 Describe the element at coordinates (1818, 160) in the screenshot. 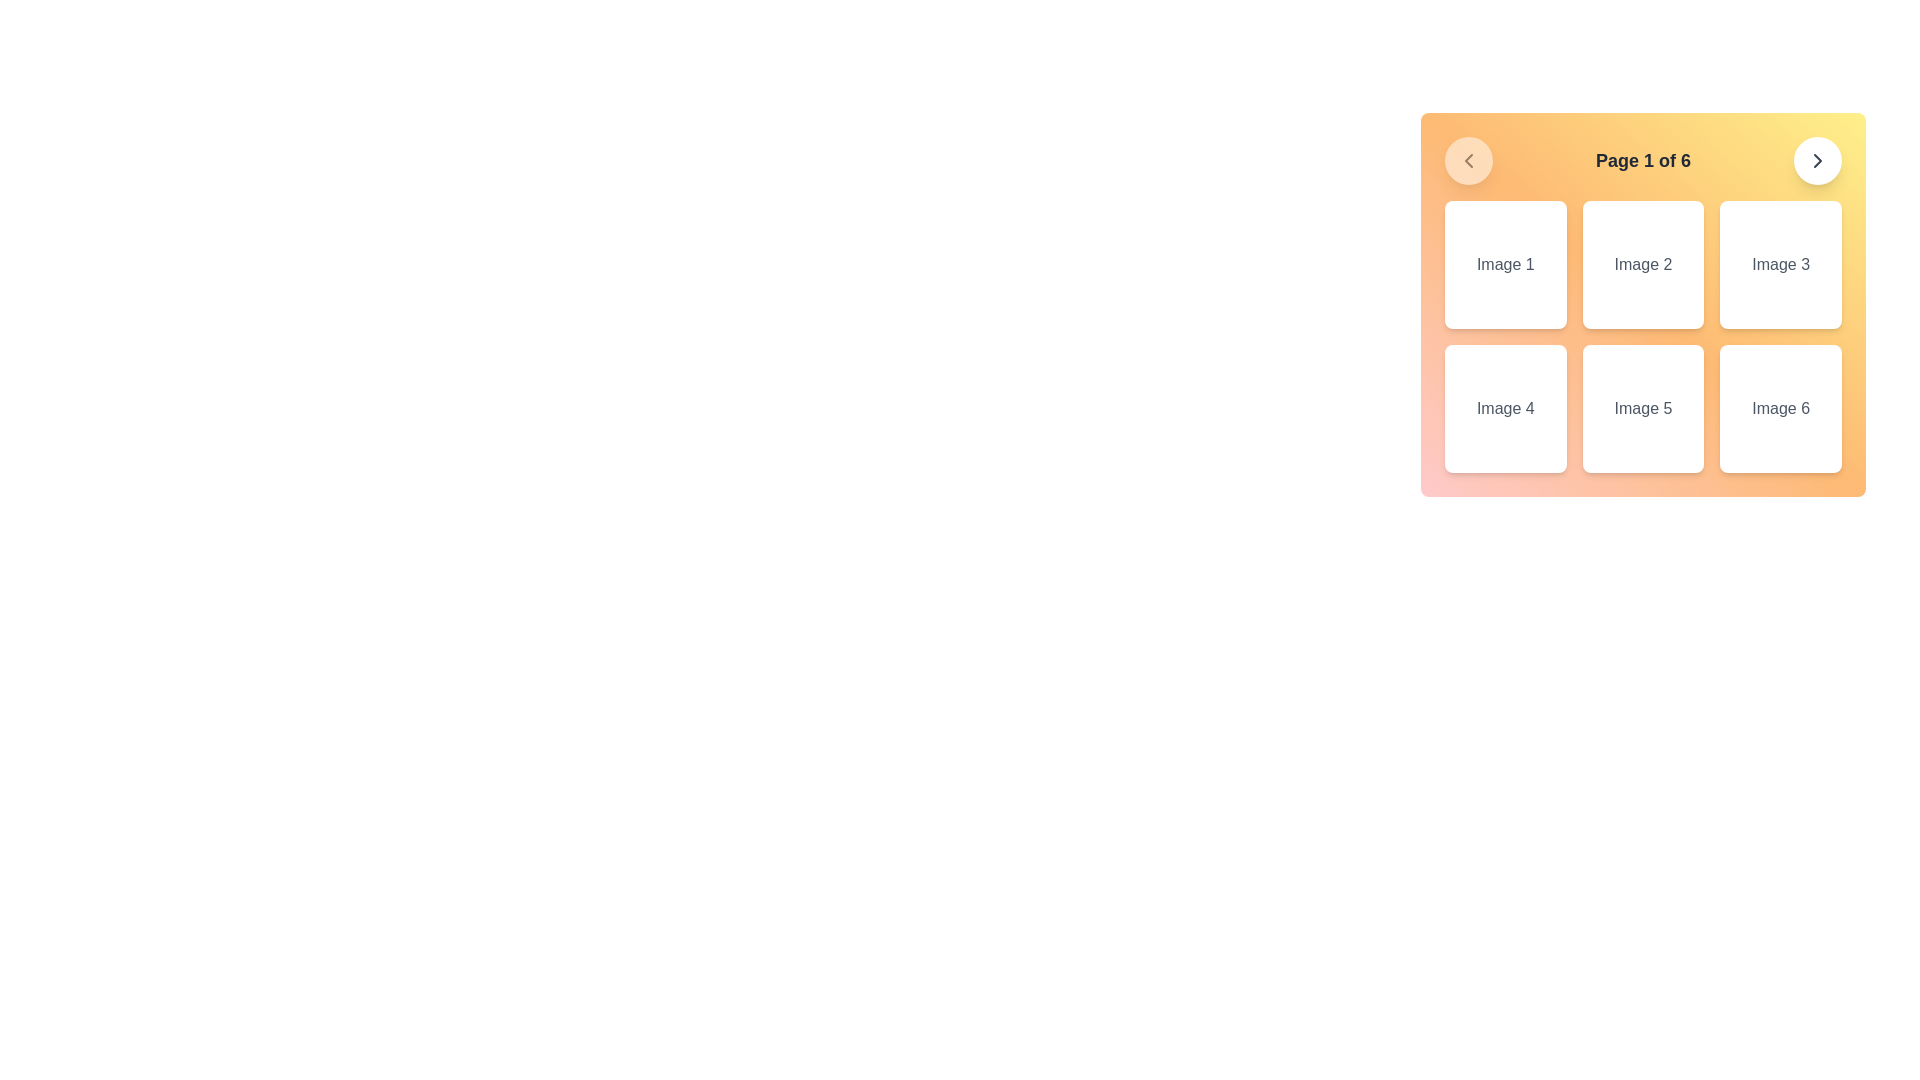

I see `the small right-chevron icon, which is centrally aligned within a circular white button at the top-right corner of the content card area` at that location.